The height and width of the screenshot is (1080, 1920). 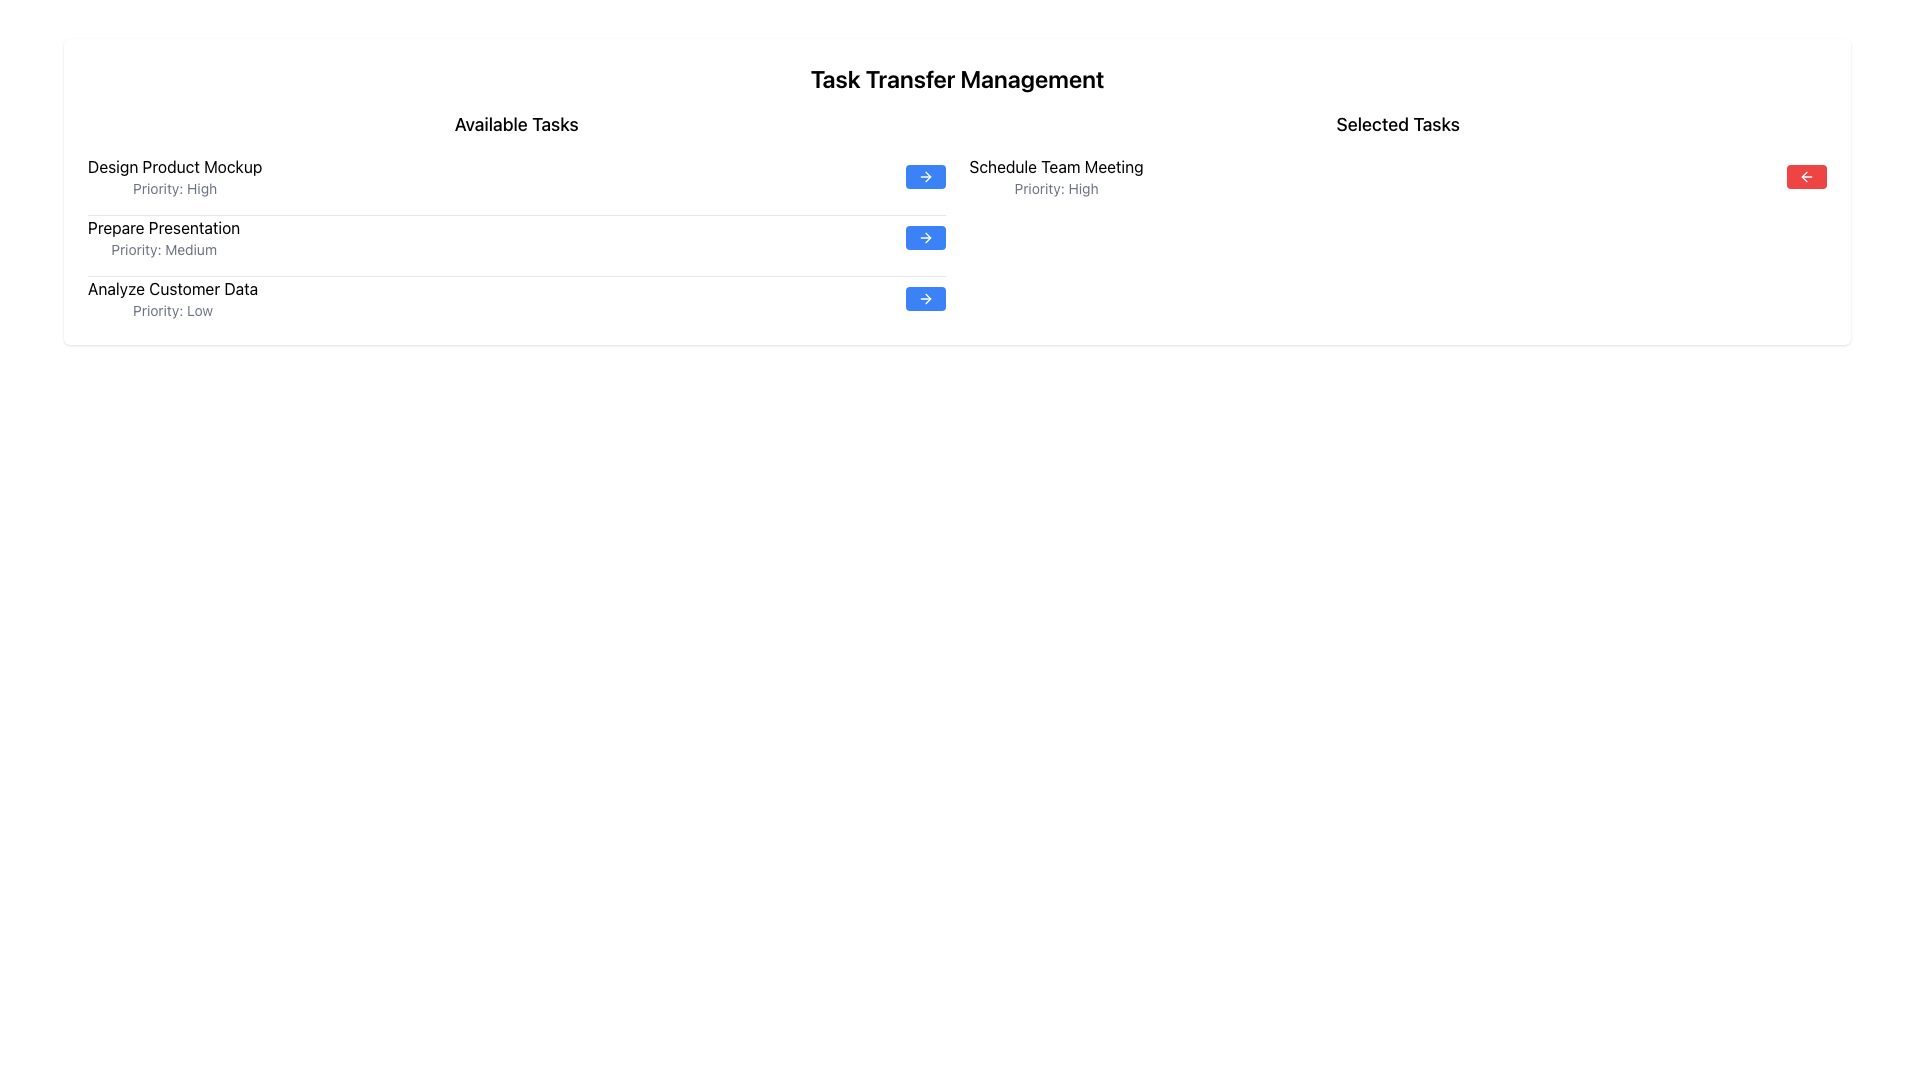 I want to click on the label for the third task in the 'Available Tasks' list, positioned between 'Prepare Presentation' and 'Priority: Low', so click(x=172, y=289).